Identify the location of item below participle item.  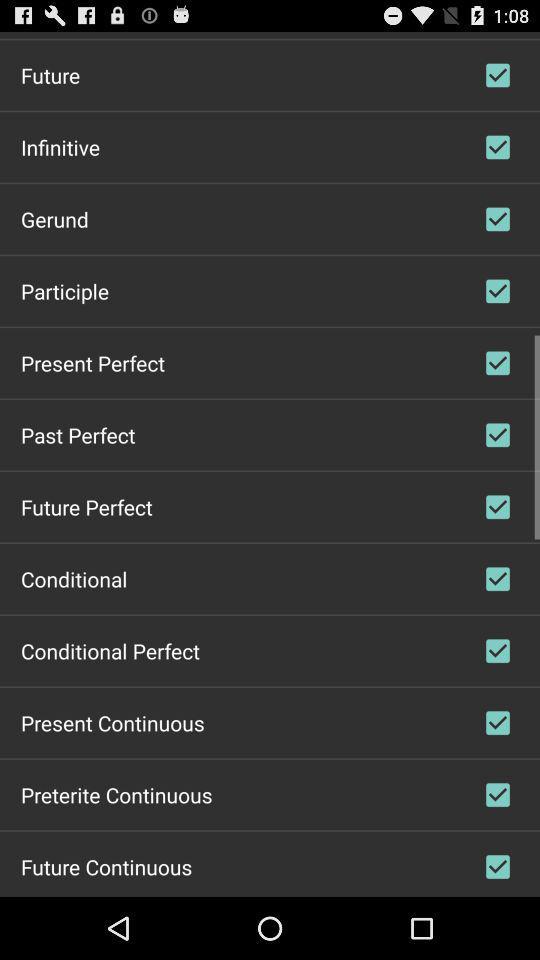
(91, 361).